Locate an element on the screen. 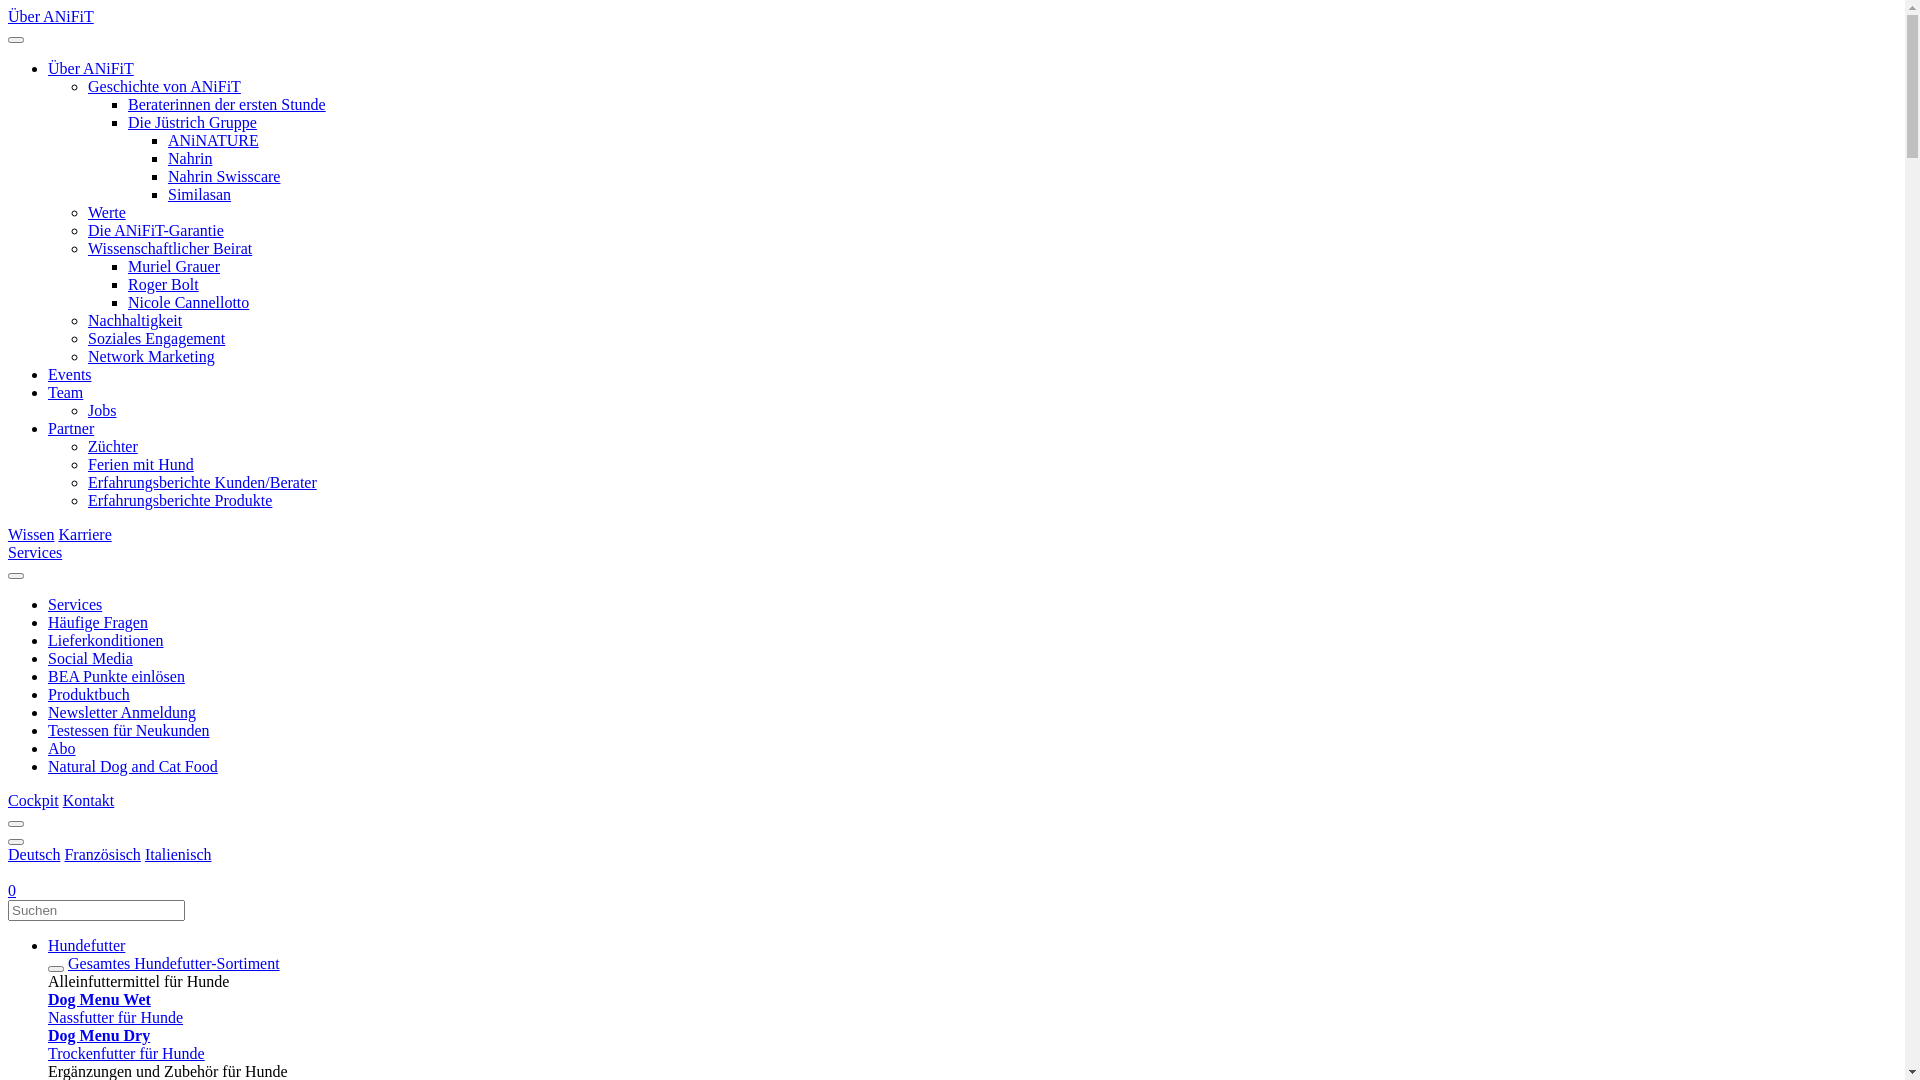 The image size is (1920, 1080). 'Karriere' is located at coordinates (57, 533).